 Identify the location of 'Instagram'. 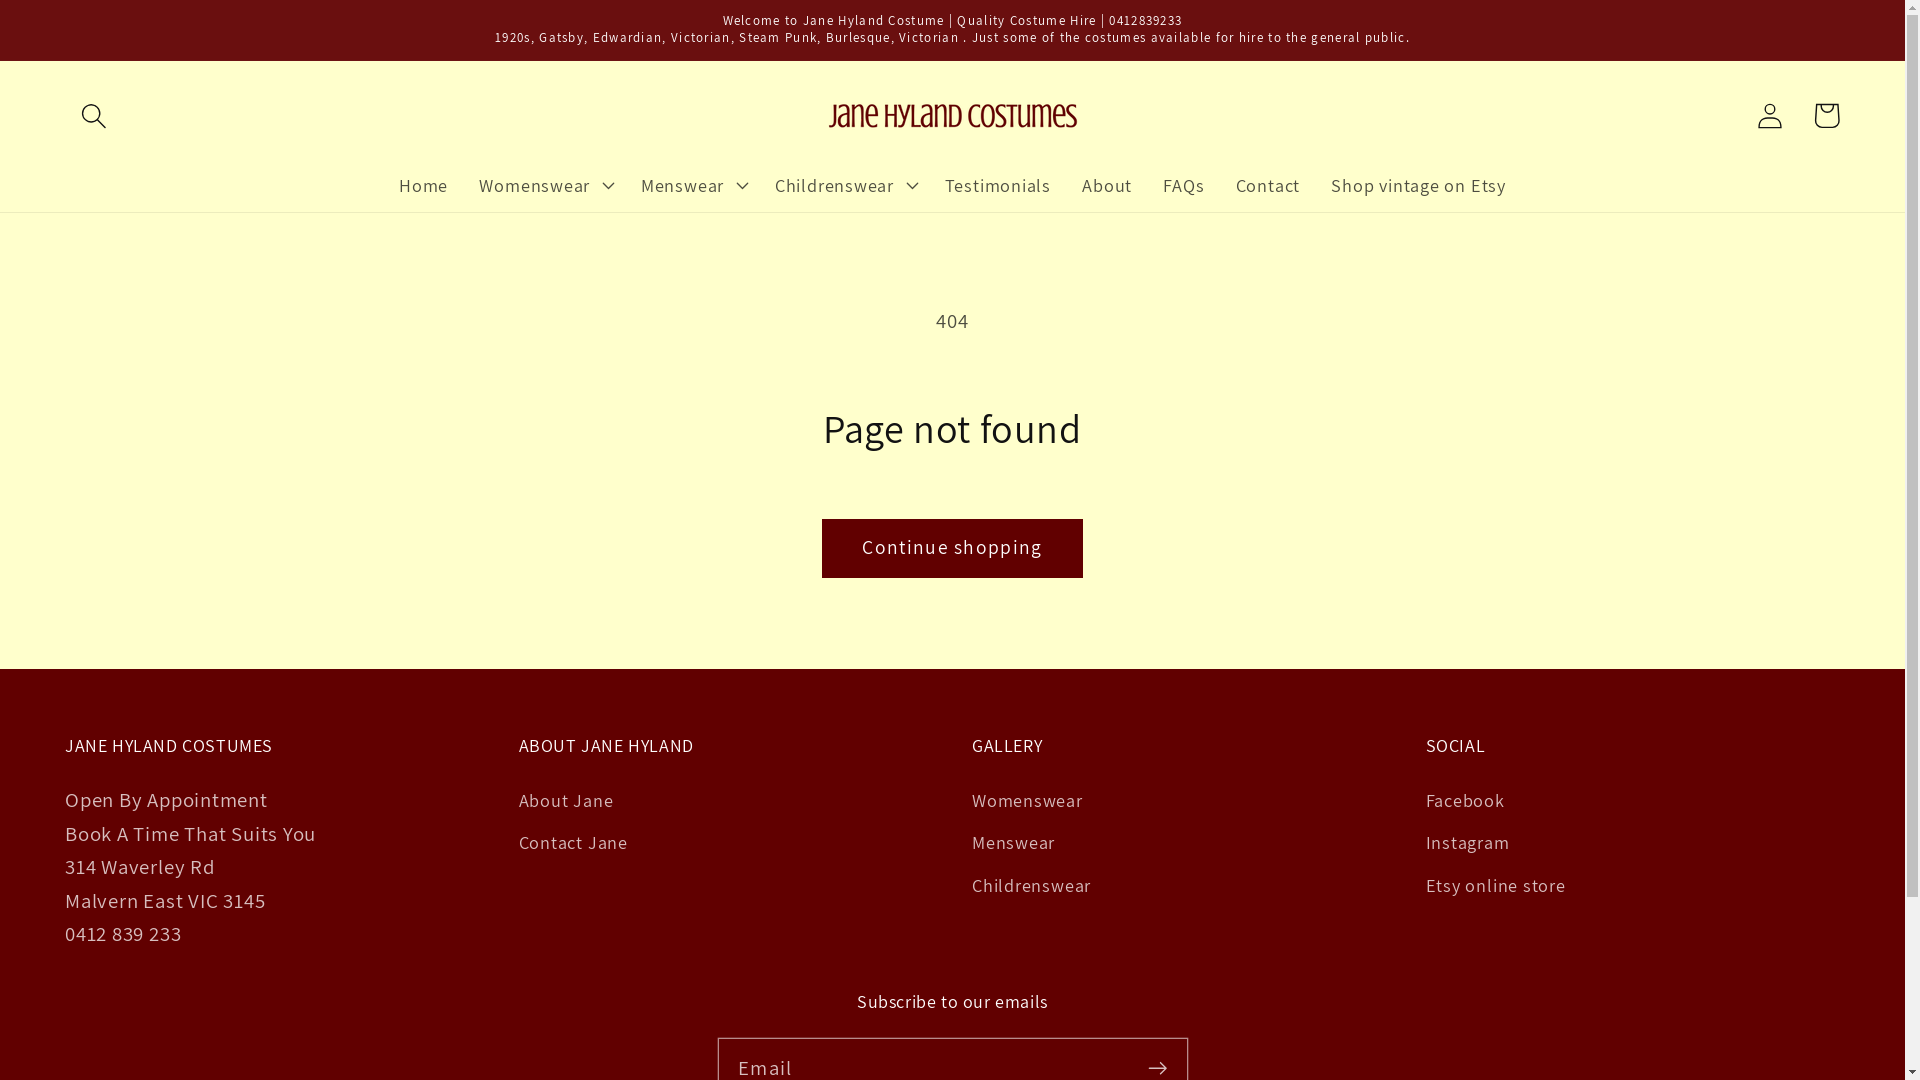
(1424, 843).